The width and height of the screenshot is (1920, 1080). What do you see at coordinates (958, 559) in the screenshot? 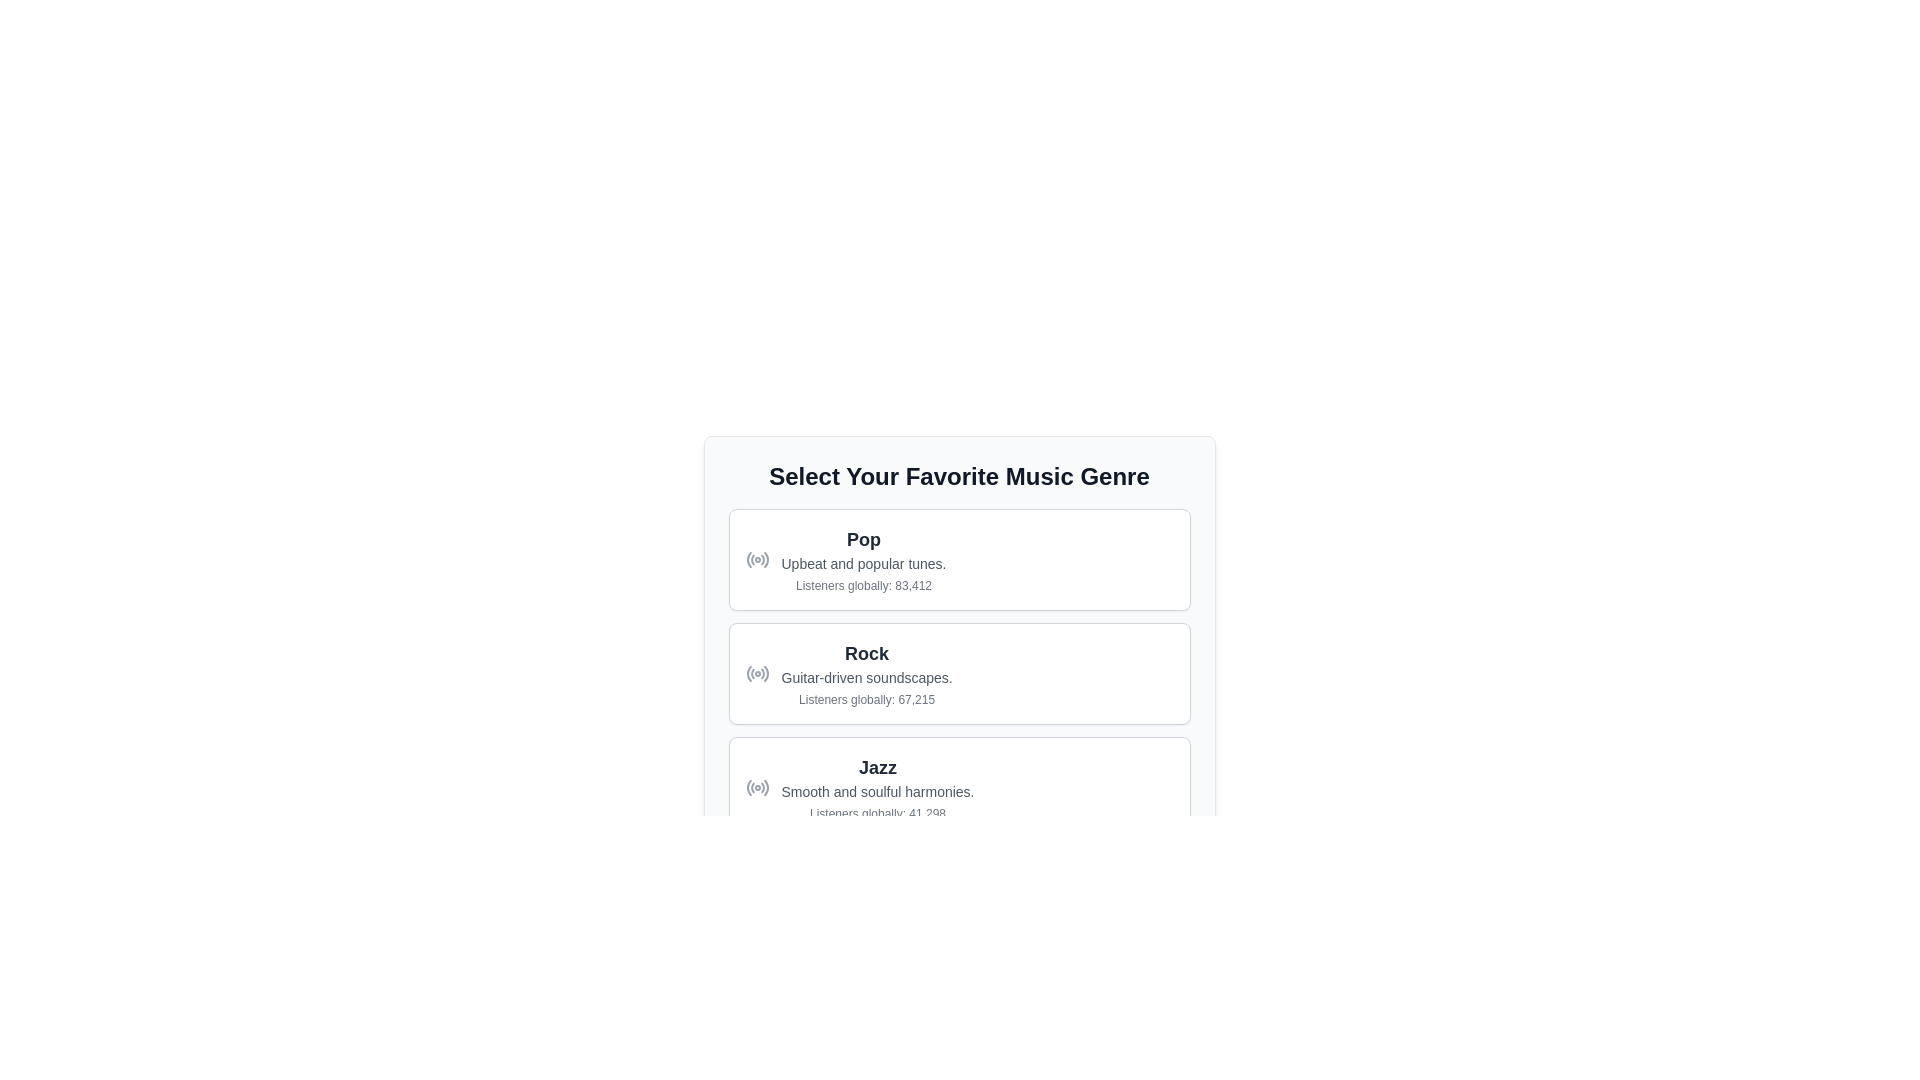
I see `the informational card that represents the 'Pop' music genre, which is the first card in a vertical list of music genre cards` at bounding box center [958, 559].